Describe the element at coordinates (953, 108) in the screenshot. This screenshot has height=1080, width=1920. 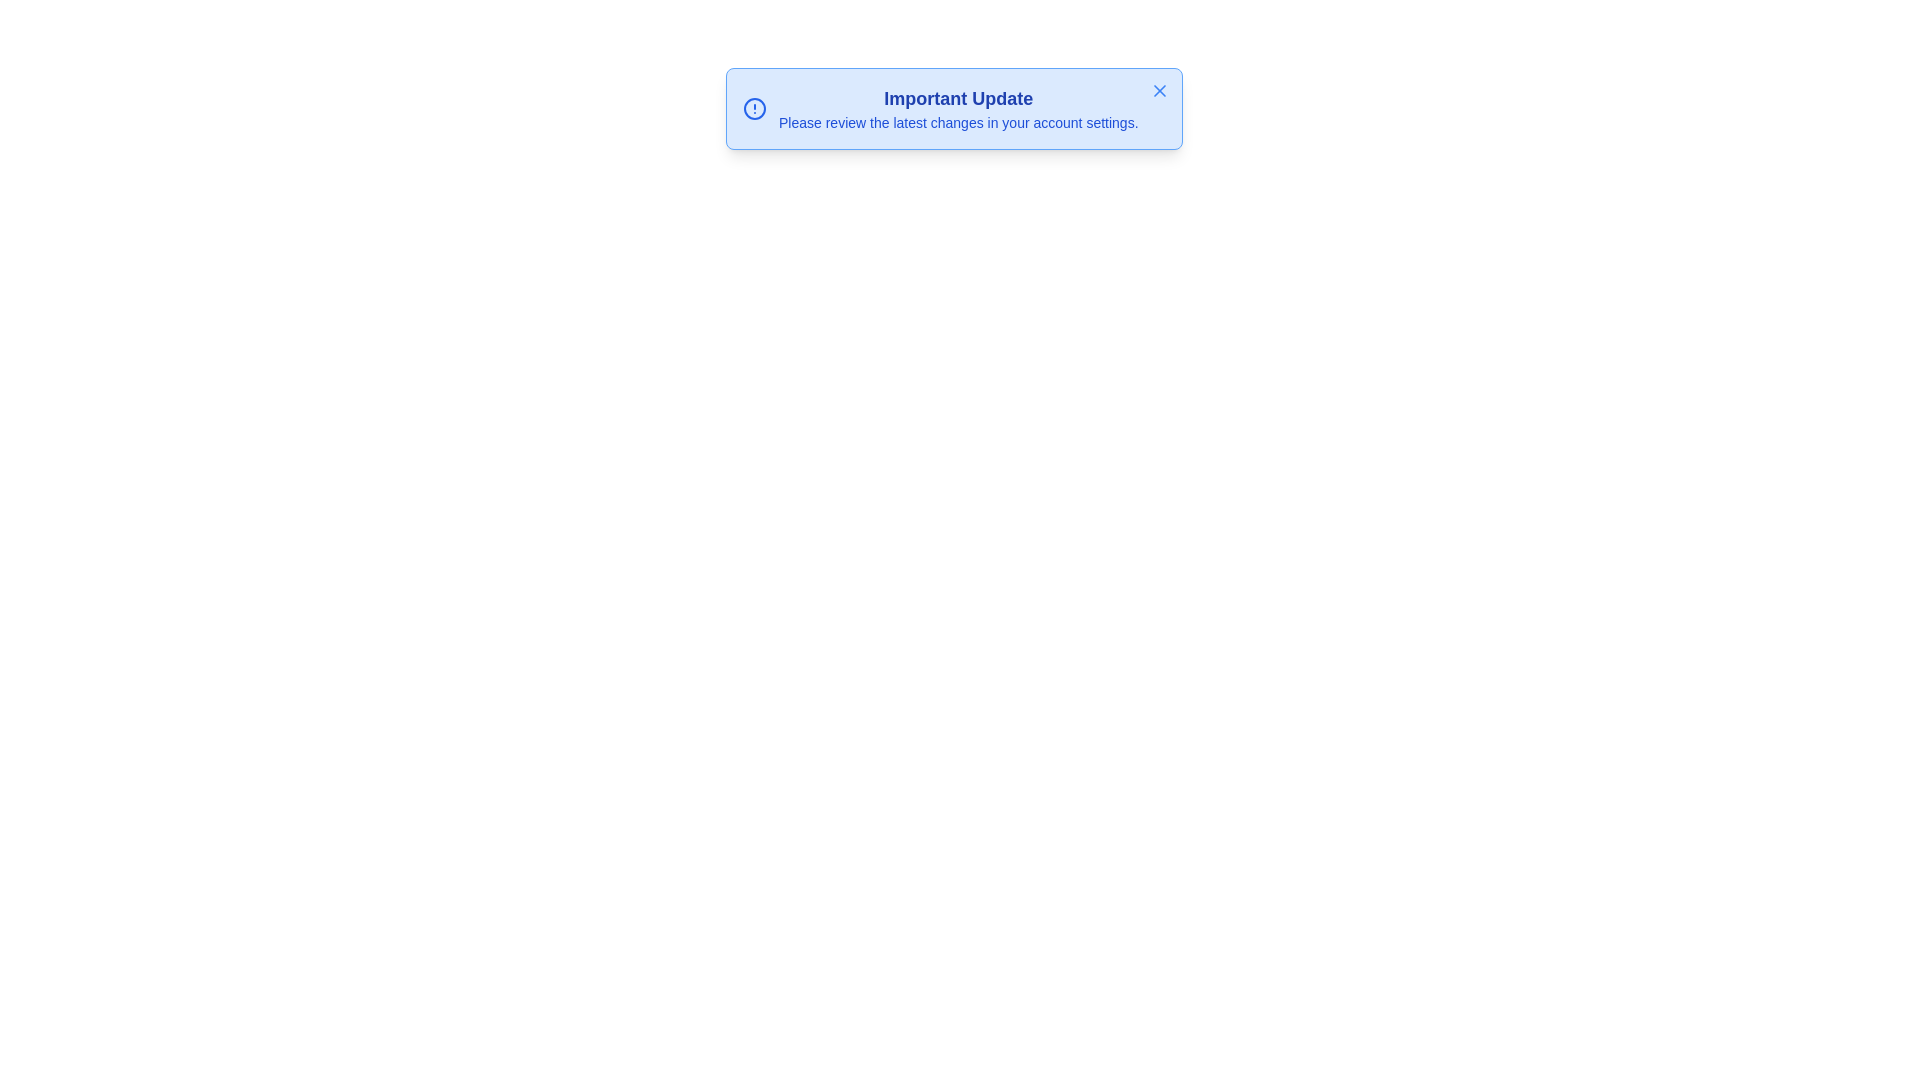
I see `the Notification banner that has a light blue background, blue borders, and contains the heading 'Important Update' with an alert icon on the left and a close button on the right` at that location.